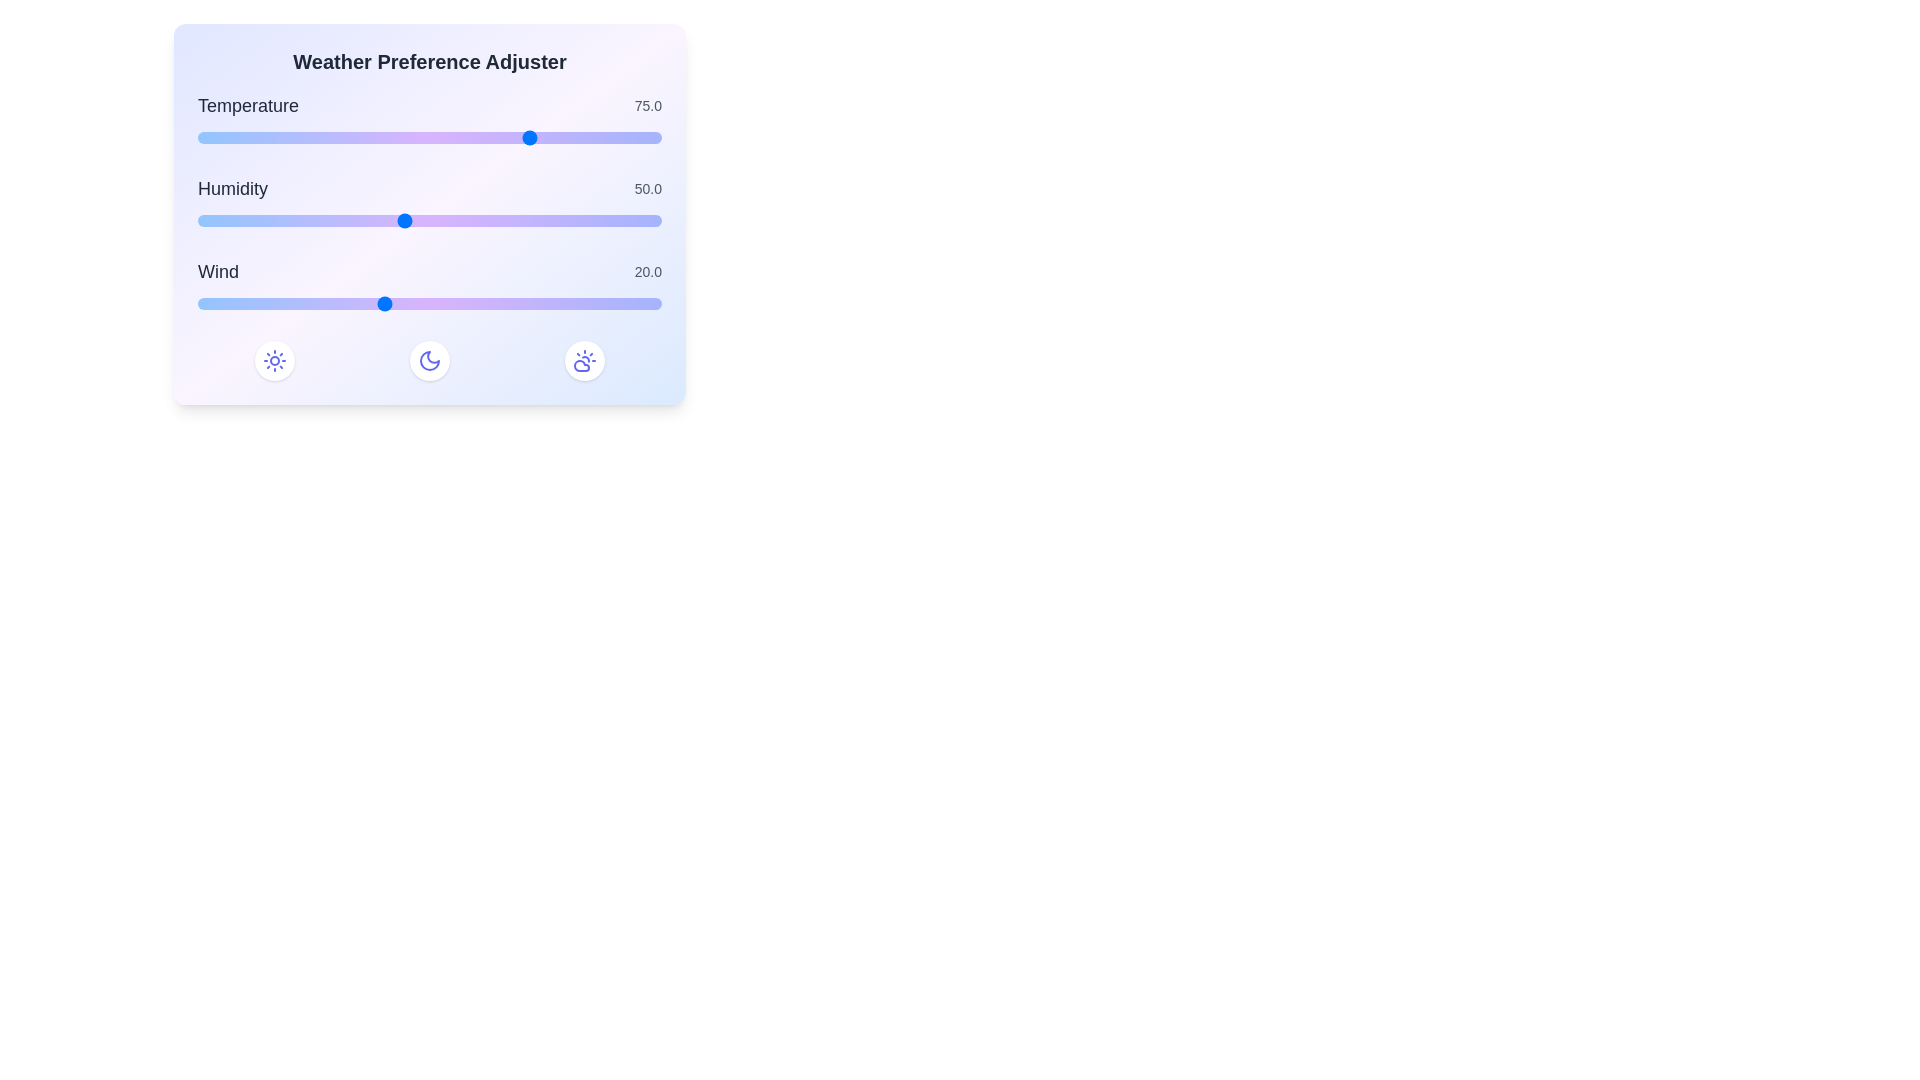  What do you see at coordinates (419, 304) in the screenshot?
I see `wind value` at bounding box center [419, 304].